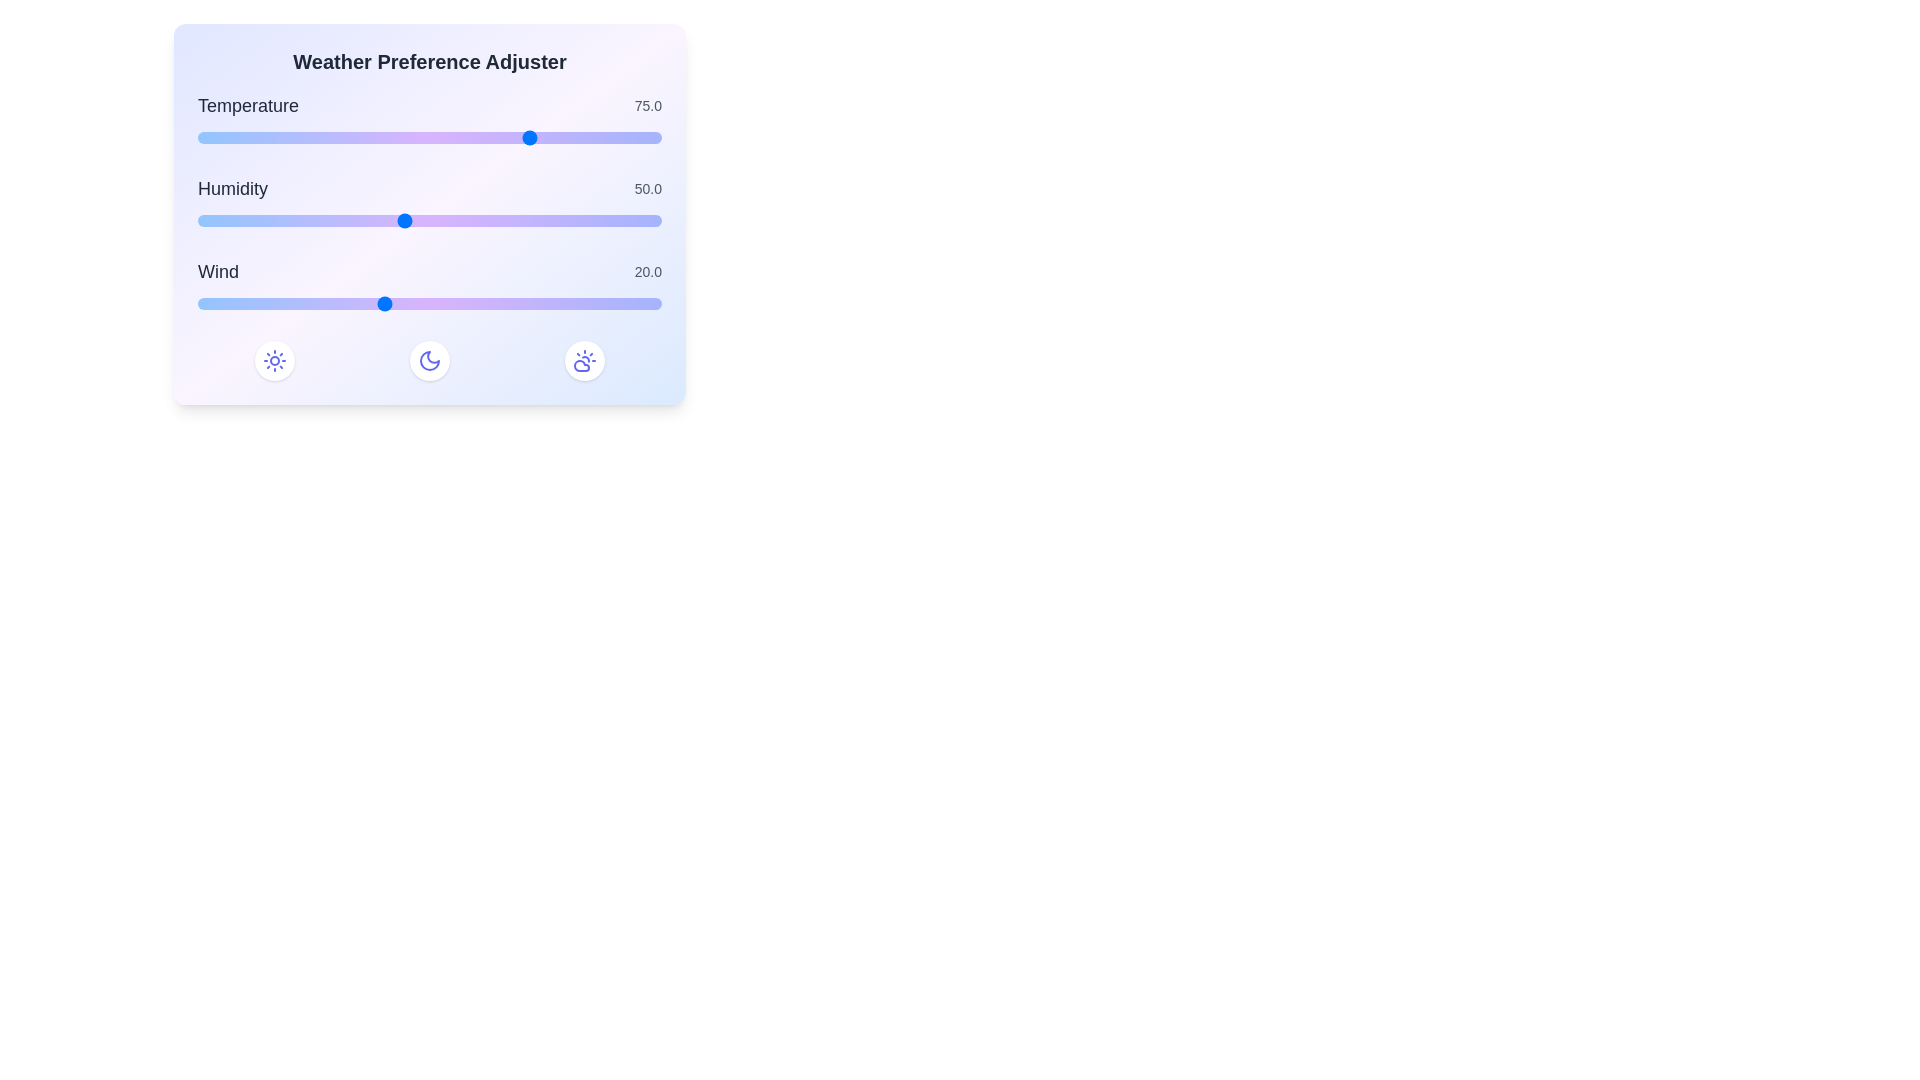  What do you see at coordinates (419, 304) in the screenshot?
I see `wind value` at bounding box center [419, 304].